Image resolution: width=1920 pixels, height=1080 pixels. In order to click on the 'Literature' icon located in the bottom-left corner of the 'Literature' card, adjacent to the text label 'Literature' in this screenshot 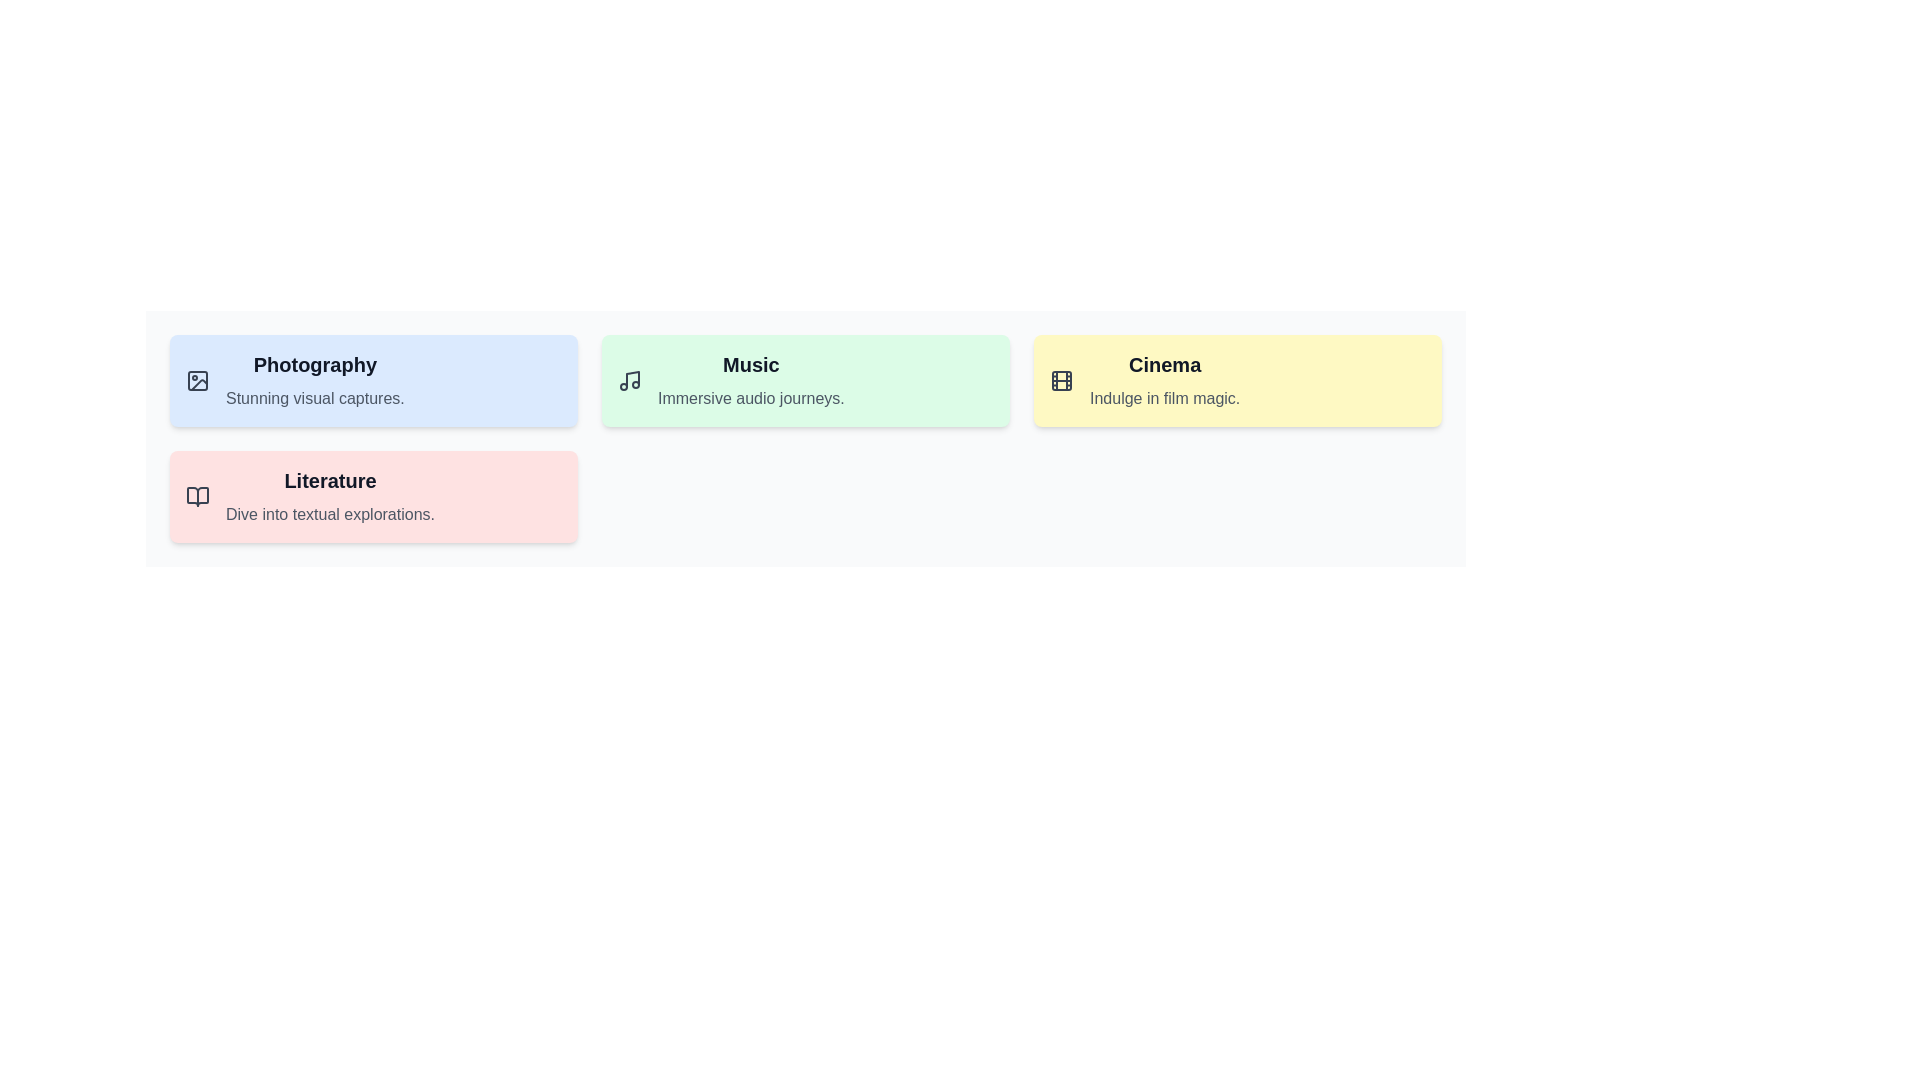, I will do `click(197, 496)`.